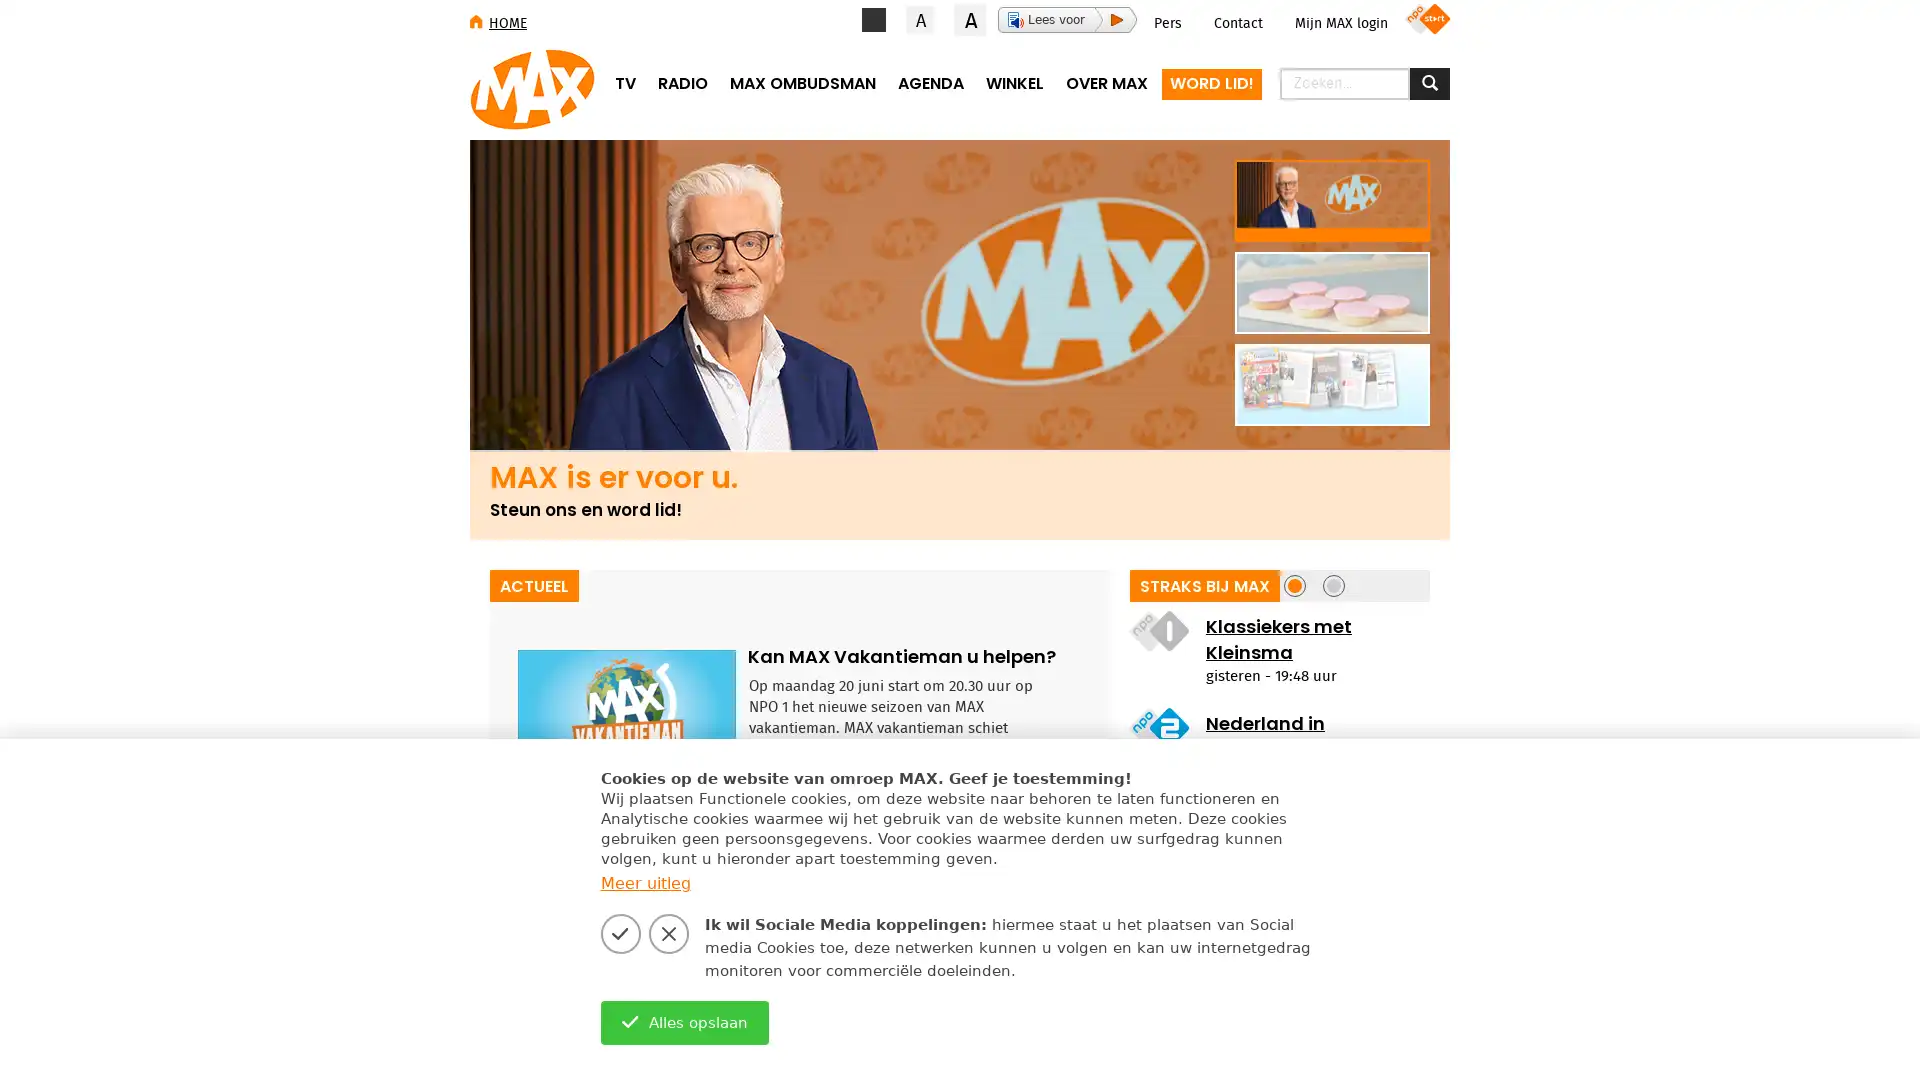 The image size is (1920, 1080). Describe the element at coordinates (1066, 19) in the screenshot. I see `Lees voor` at that location.